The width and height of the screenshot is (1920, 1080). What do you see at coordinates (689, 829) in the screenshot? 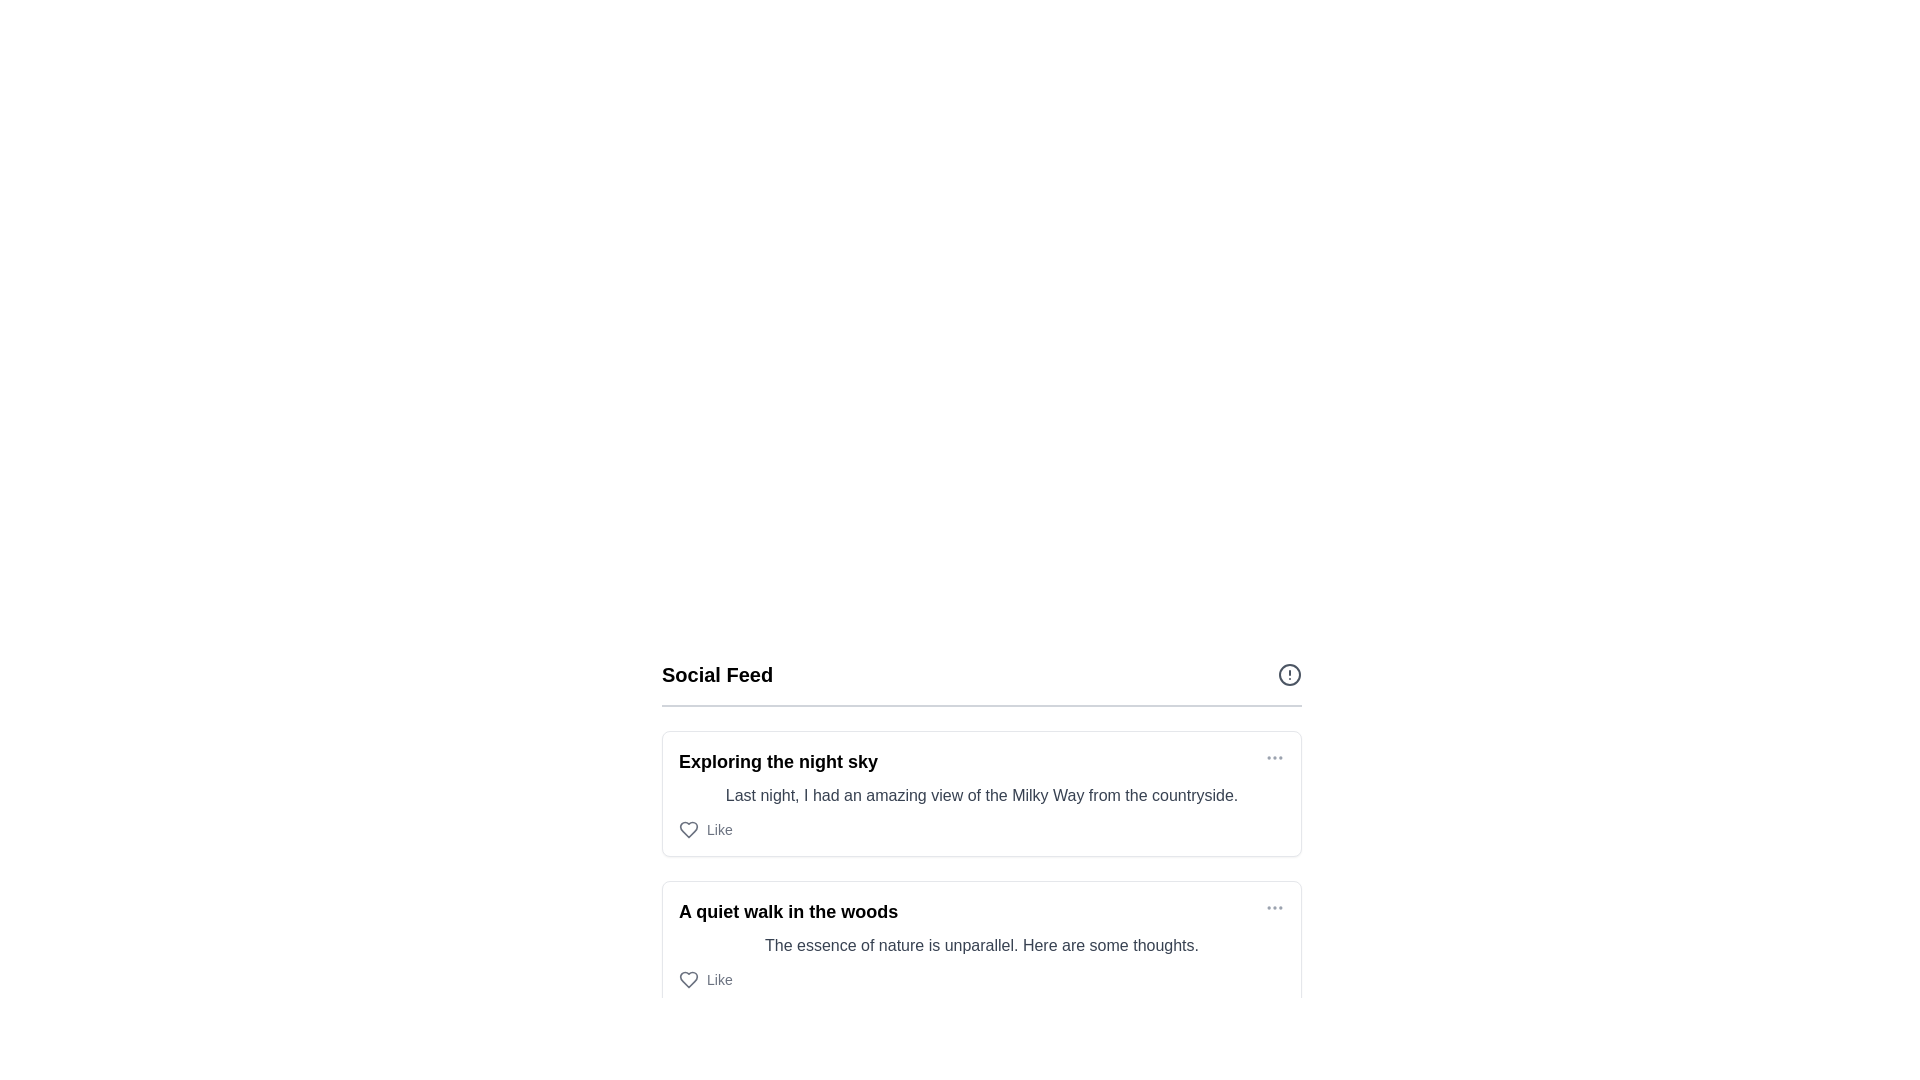
I see `the heart-shaped icon located in the 'Exploring the night sky' section to like the content` at bounding box center [689, 829].